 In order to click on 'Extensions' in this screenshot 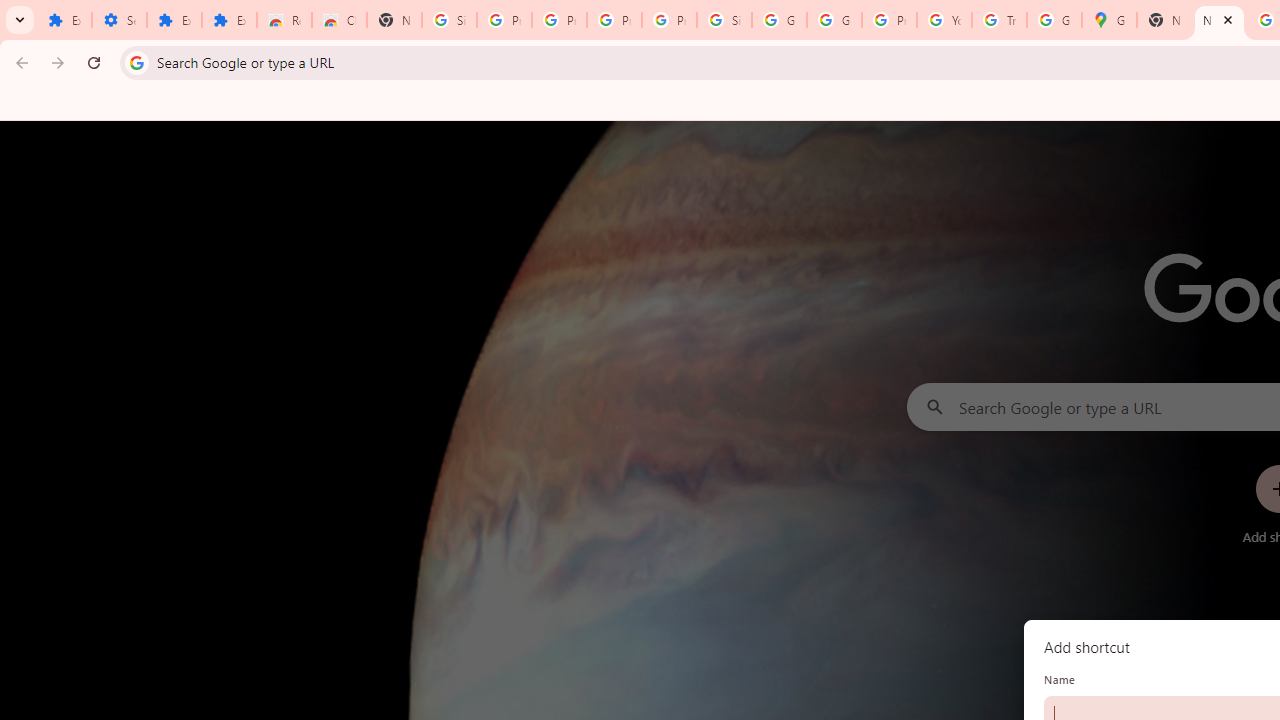, I will do `click(174, 20)`.